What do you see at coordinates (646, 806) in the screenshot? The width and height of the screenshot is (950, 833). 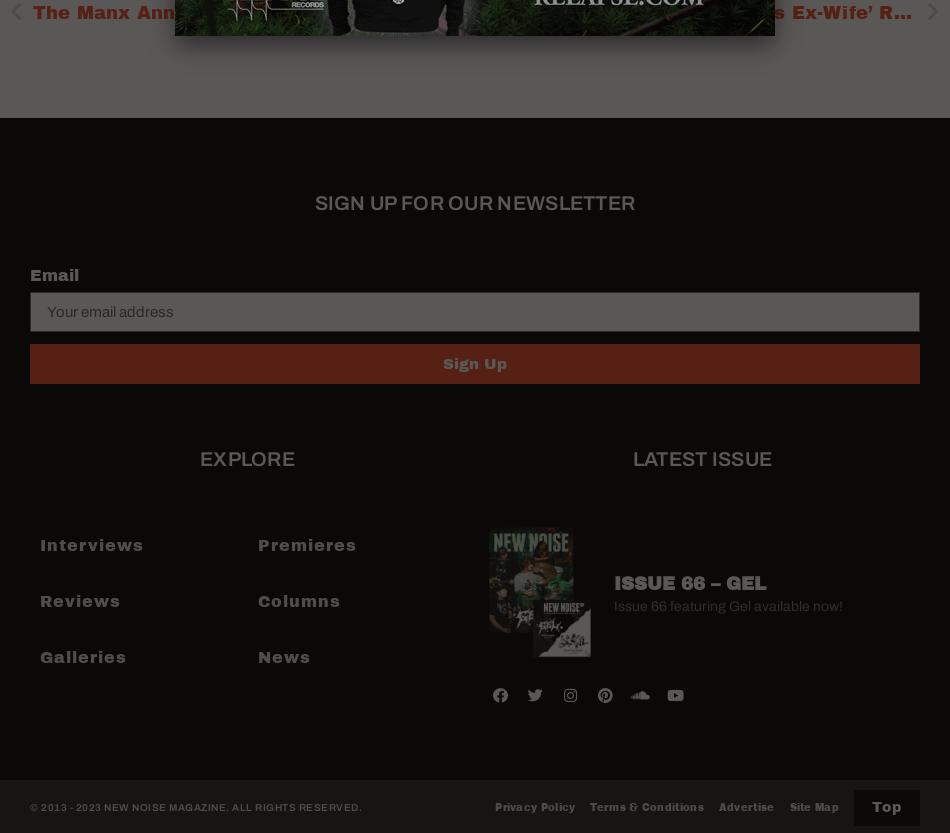 I see `'Terms & Conditions'` at bounding box center [646, 806].